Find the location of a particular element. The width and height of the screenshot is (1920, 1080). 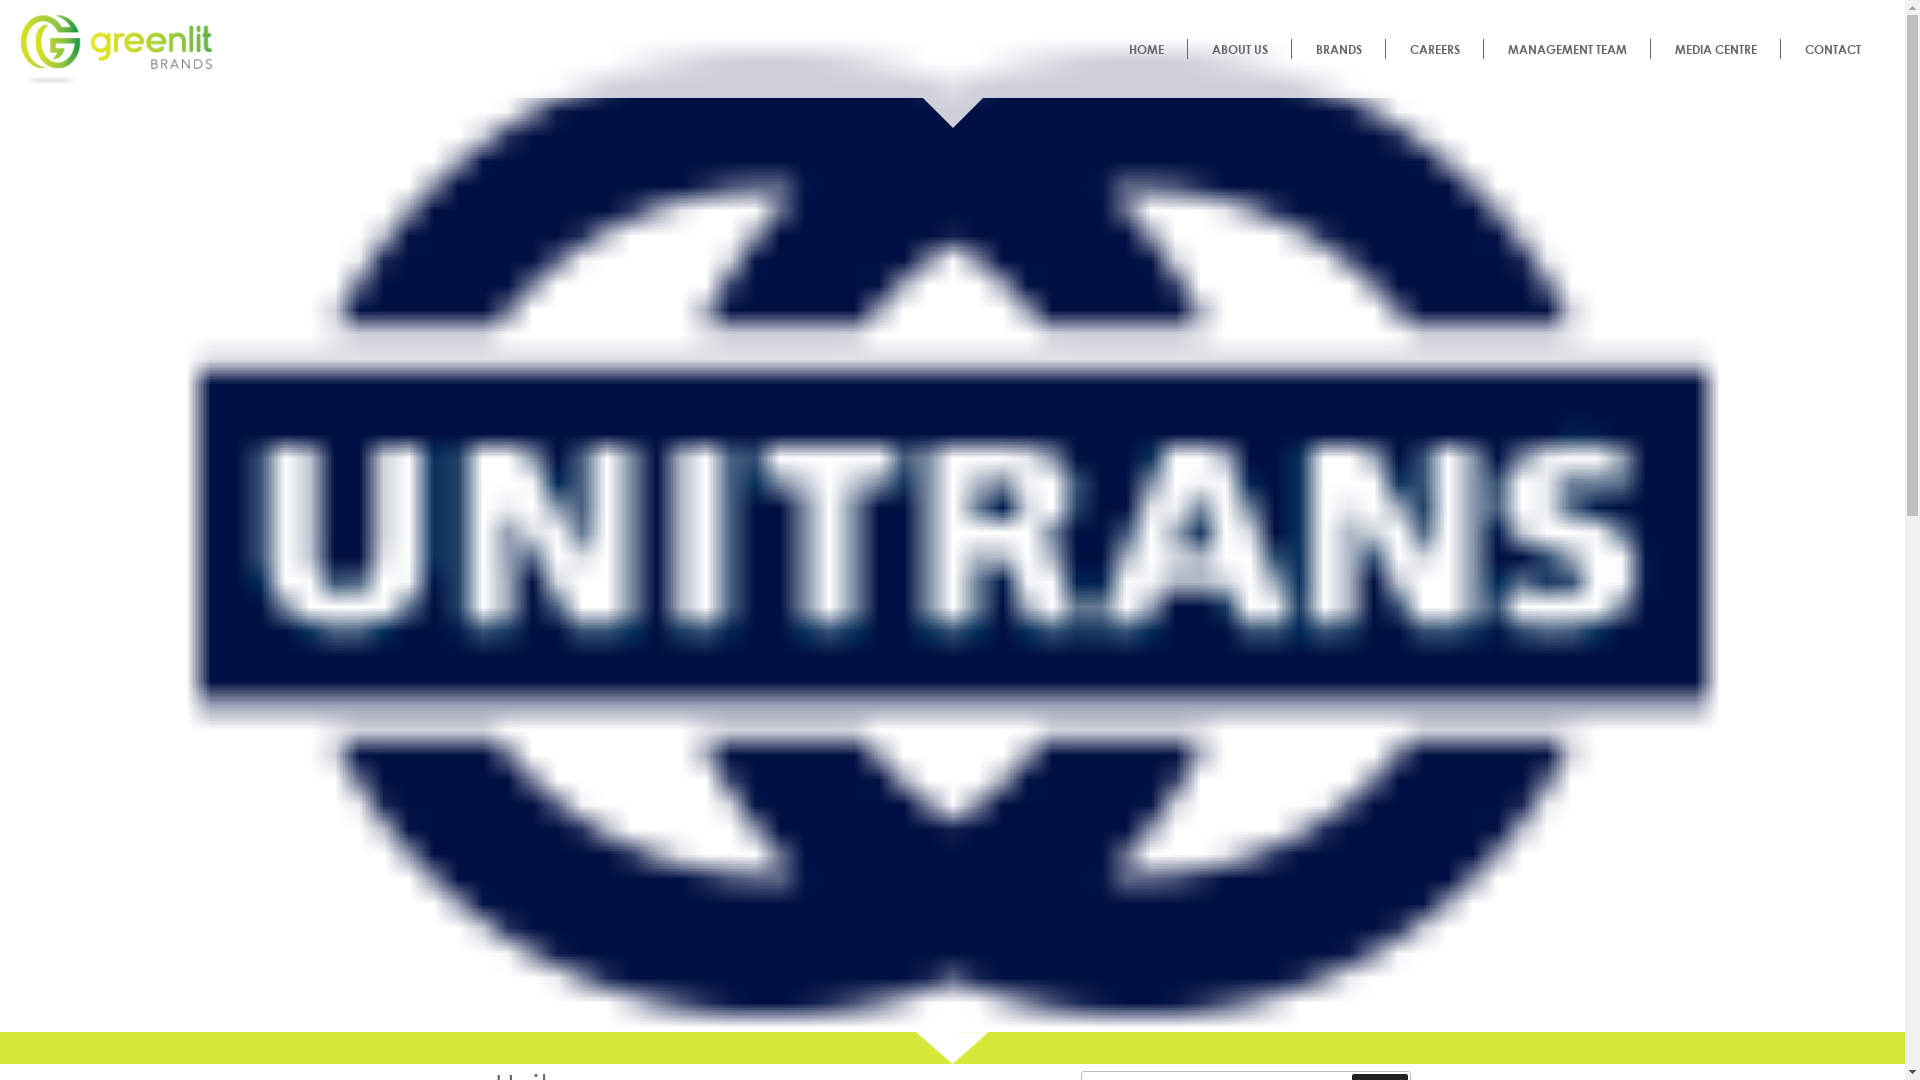

'CAREERS' is located at coordinates (1434, 48).